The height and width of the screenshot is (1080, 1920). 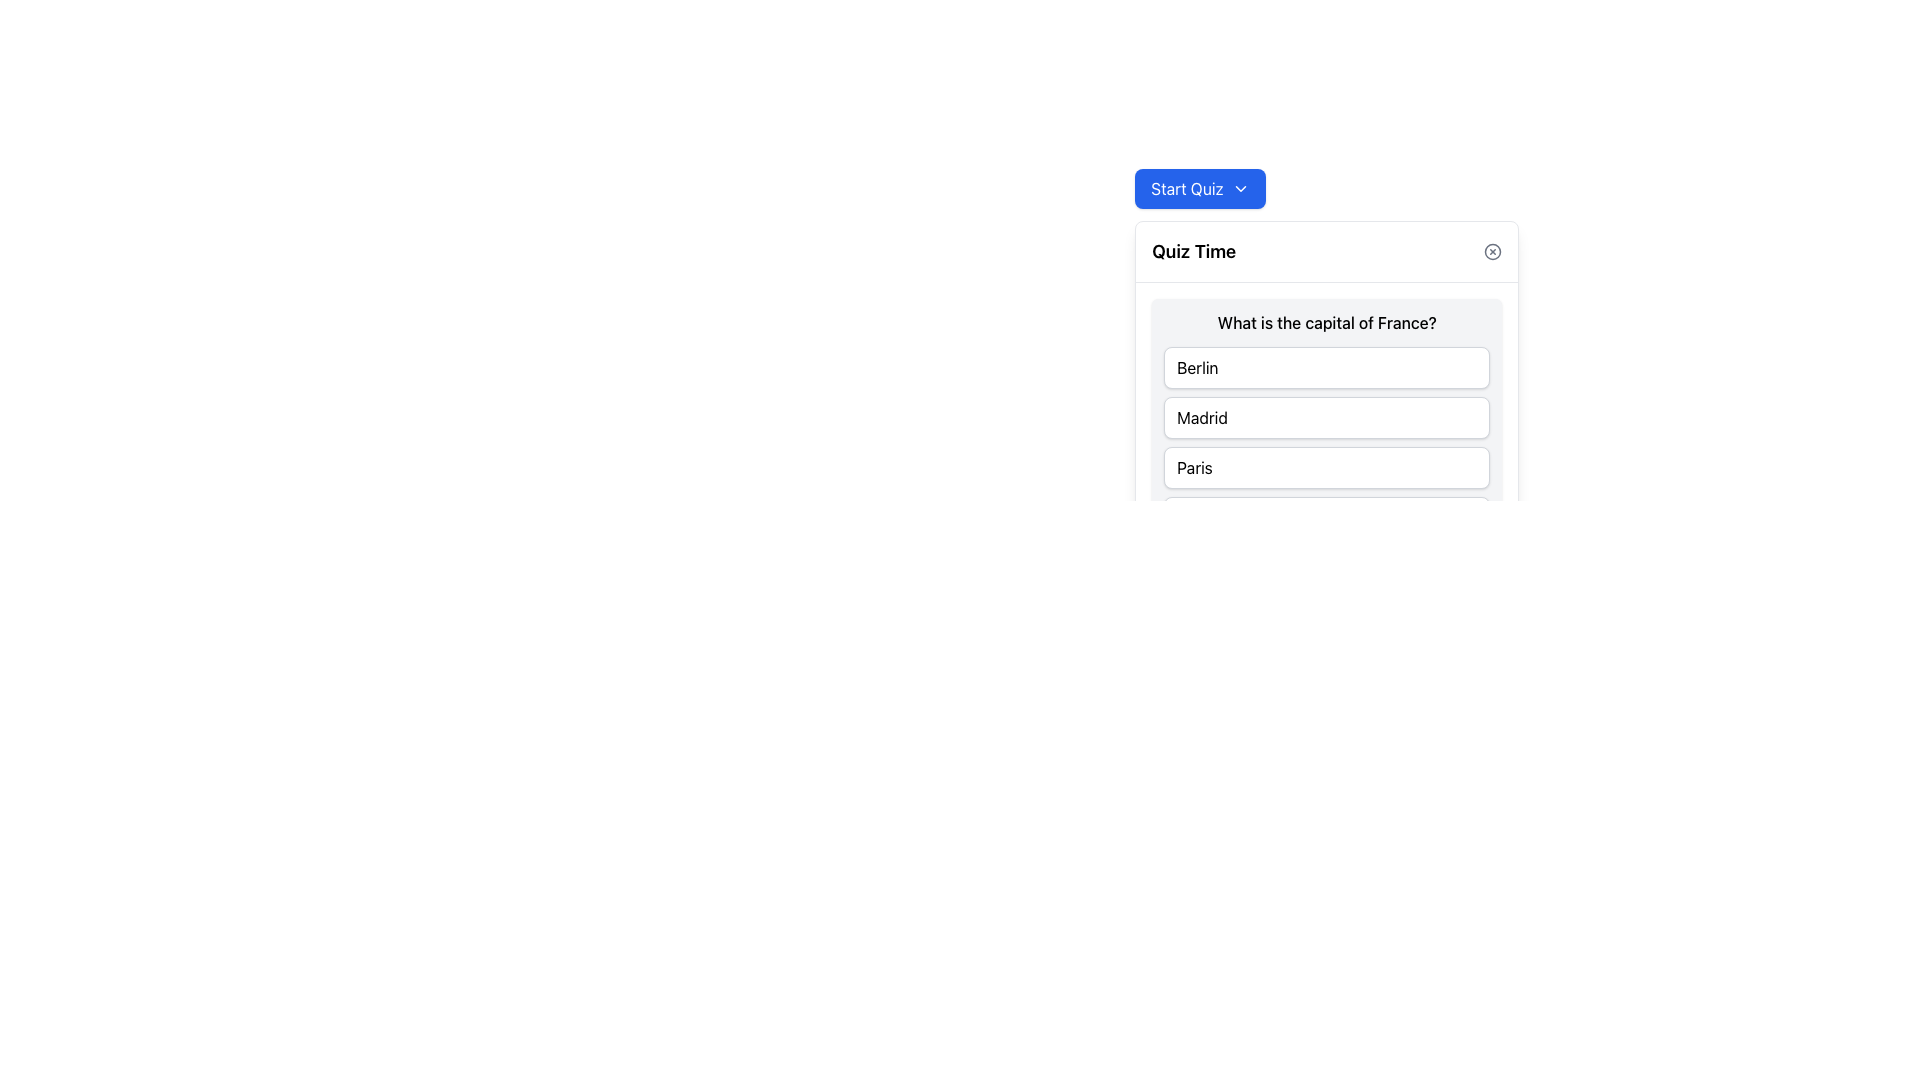 I want to click on the selectable answer option indicating 'Madrid' in the quiz interface, so click(x=1327, y=416).